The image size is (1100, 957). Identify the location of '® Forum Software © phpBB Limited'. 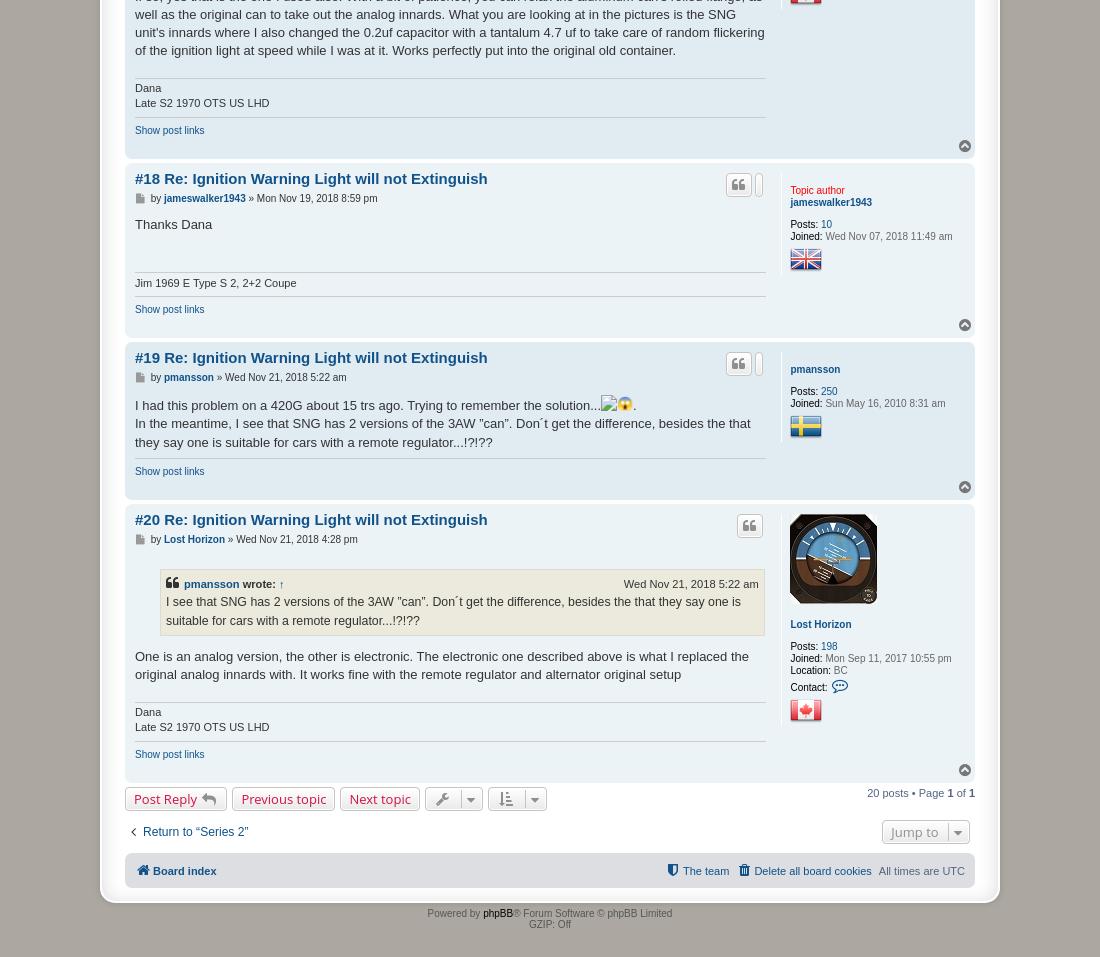
(591, 913).